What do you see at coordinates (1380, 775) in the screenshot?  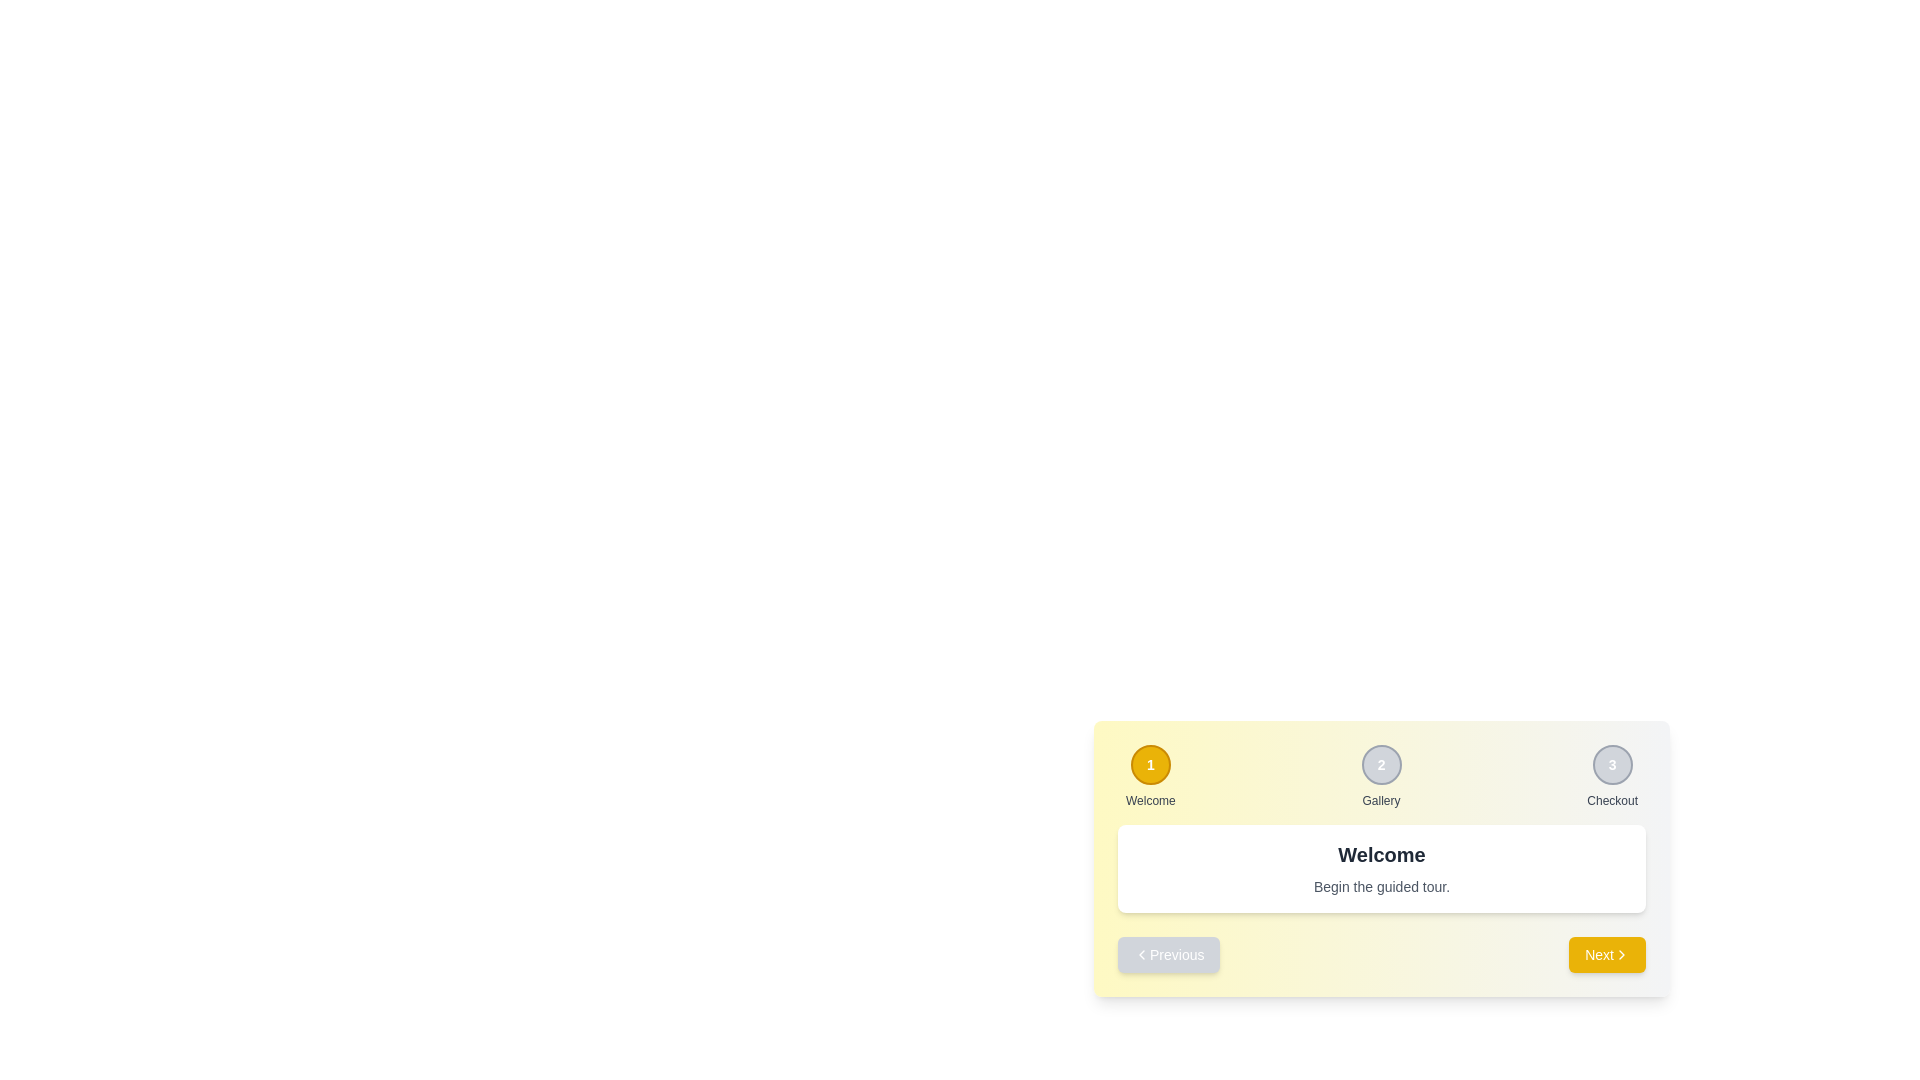 I see `the state of the Step indicator labeled 'Gallery', which is the second step in a multi-step process, positioned centrally between the 'Welcome' and 'Checkout' steps` at bounding box center [1380, 775].